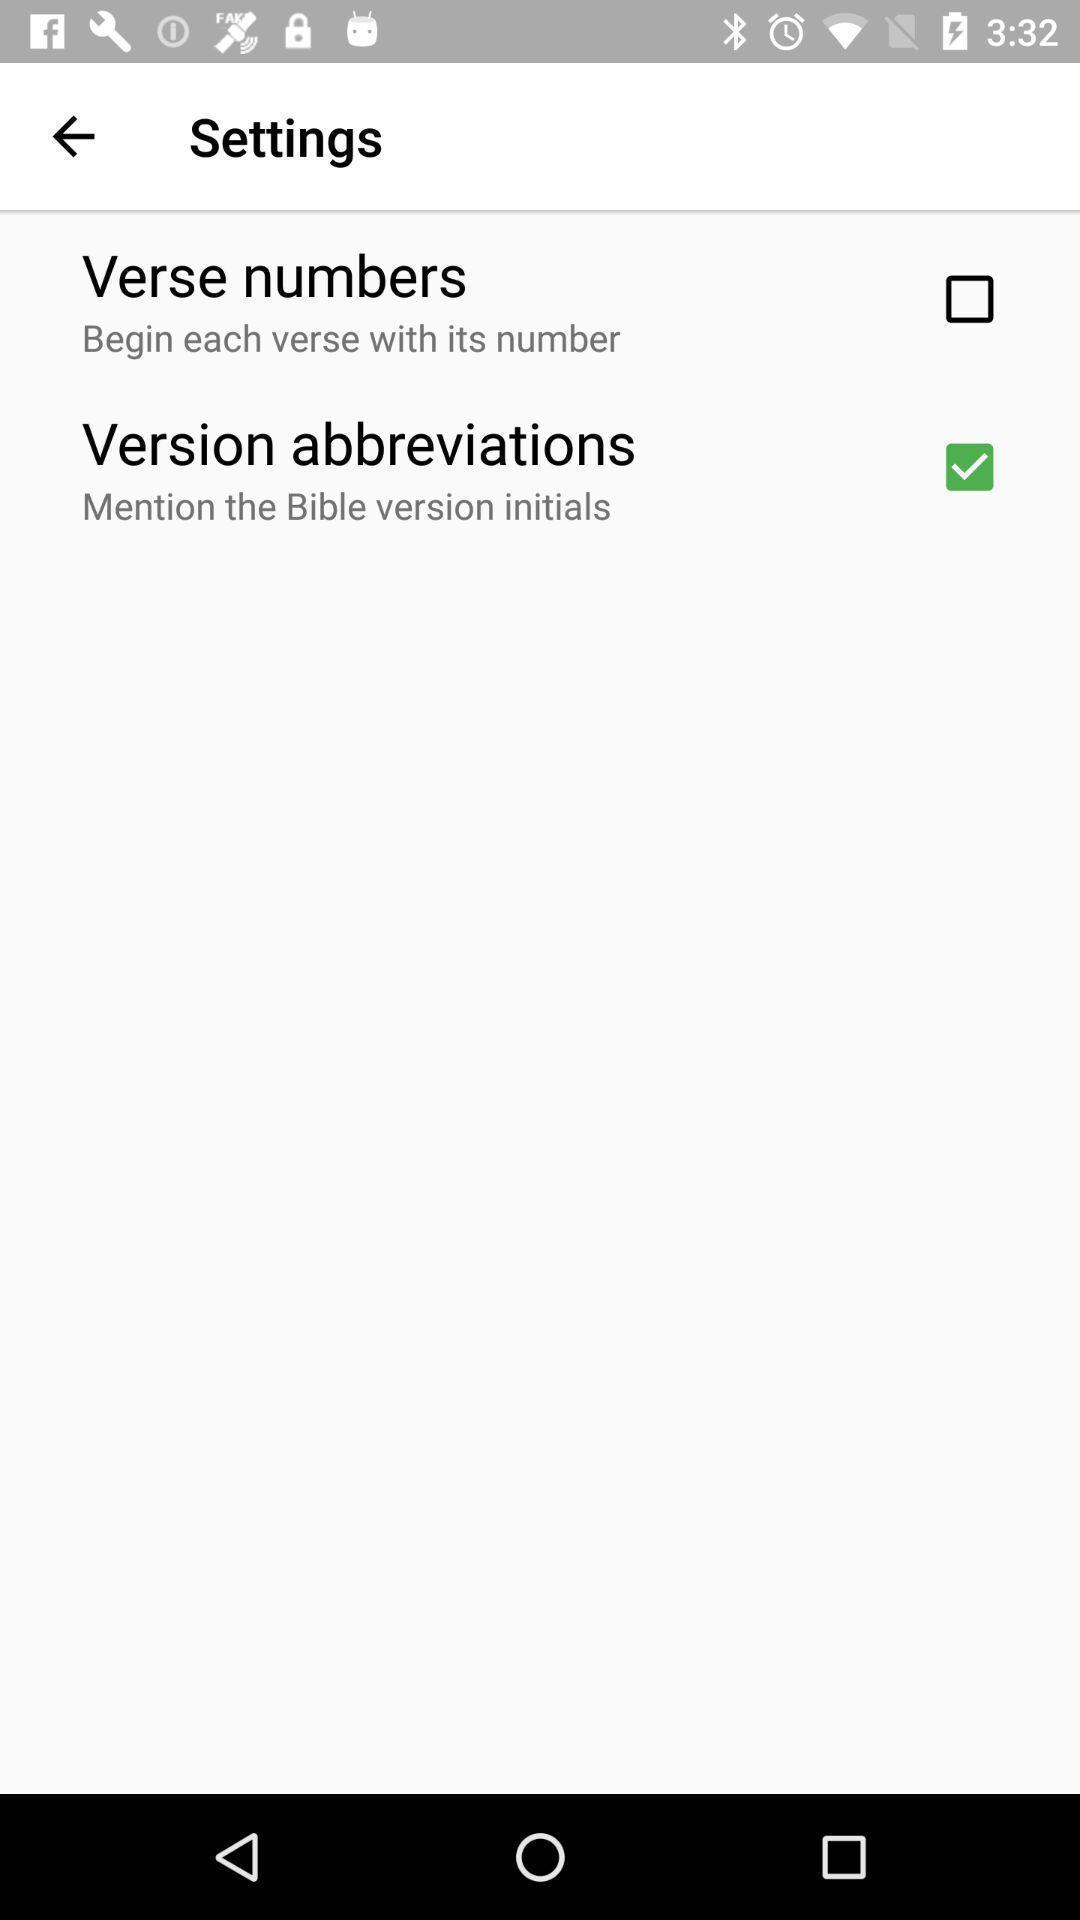  What do you see at coordinates (72, 135) in the screenshot?
I see `the icon to the left of the settings app` at bounding box center [72, 135].